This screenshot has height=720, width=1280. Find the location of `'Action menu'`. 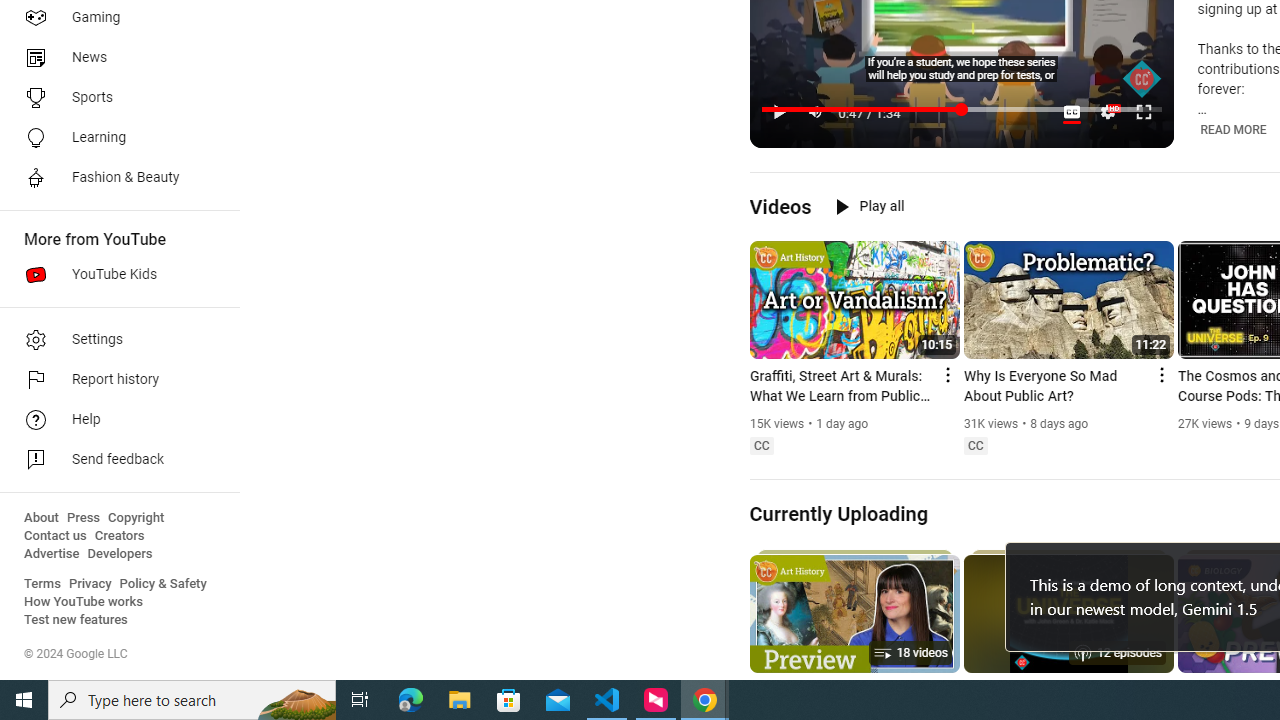

'Action menu' is located at coordinates (1160, 375).